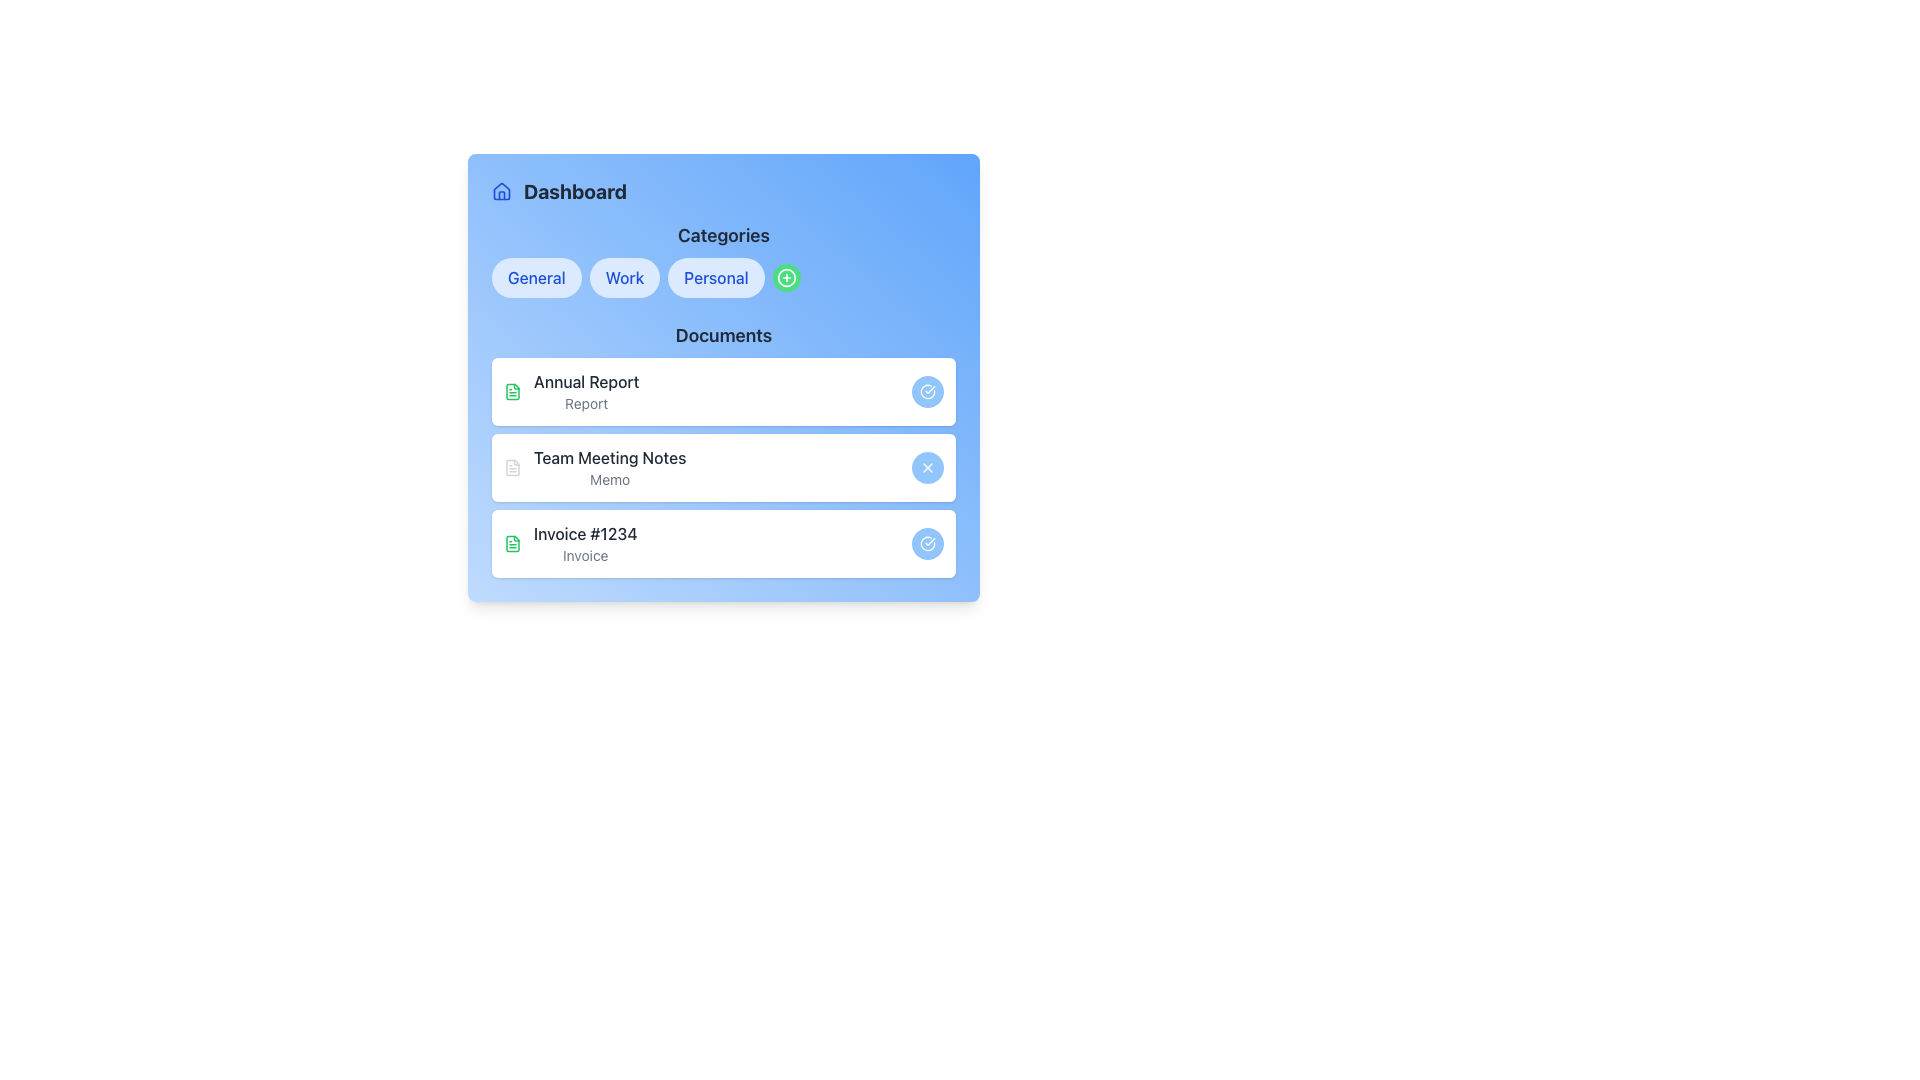 The height and width of the screenshot is (1080, 1920). What do you see at coordinates (585, 381) in the screenshot?
I see `text element that displays 'Annual Report', which is bold and located within the first document card under the 'Documents' header` at bounding box center [585, 381].